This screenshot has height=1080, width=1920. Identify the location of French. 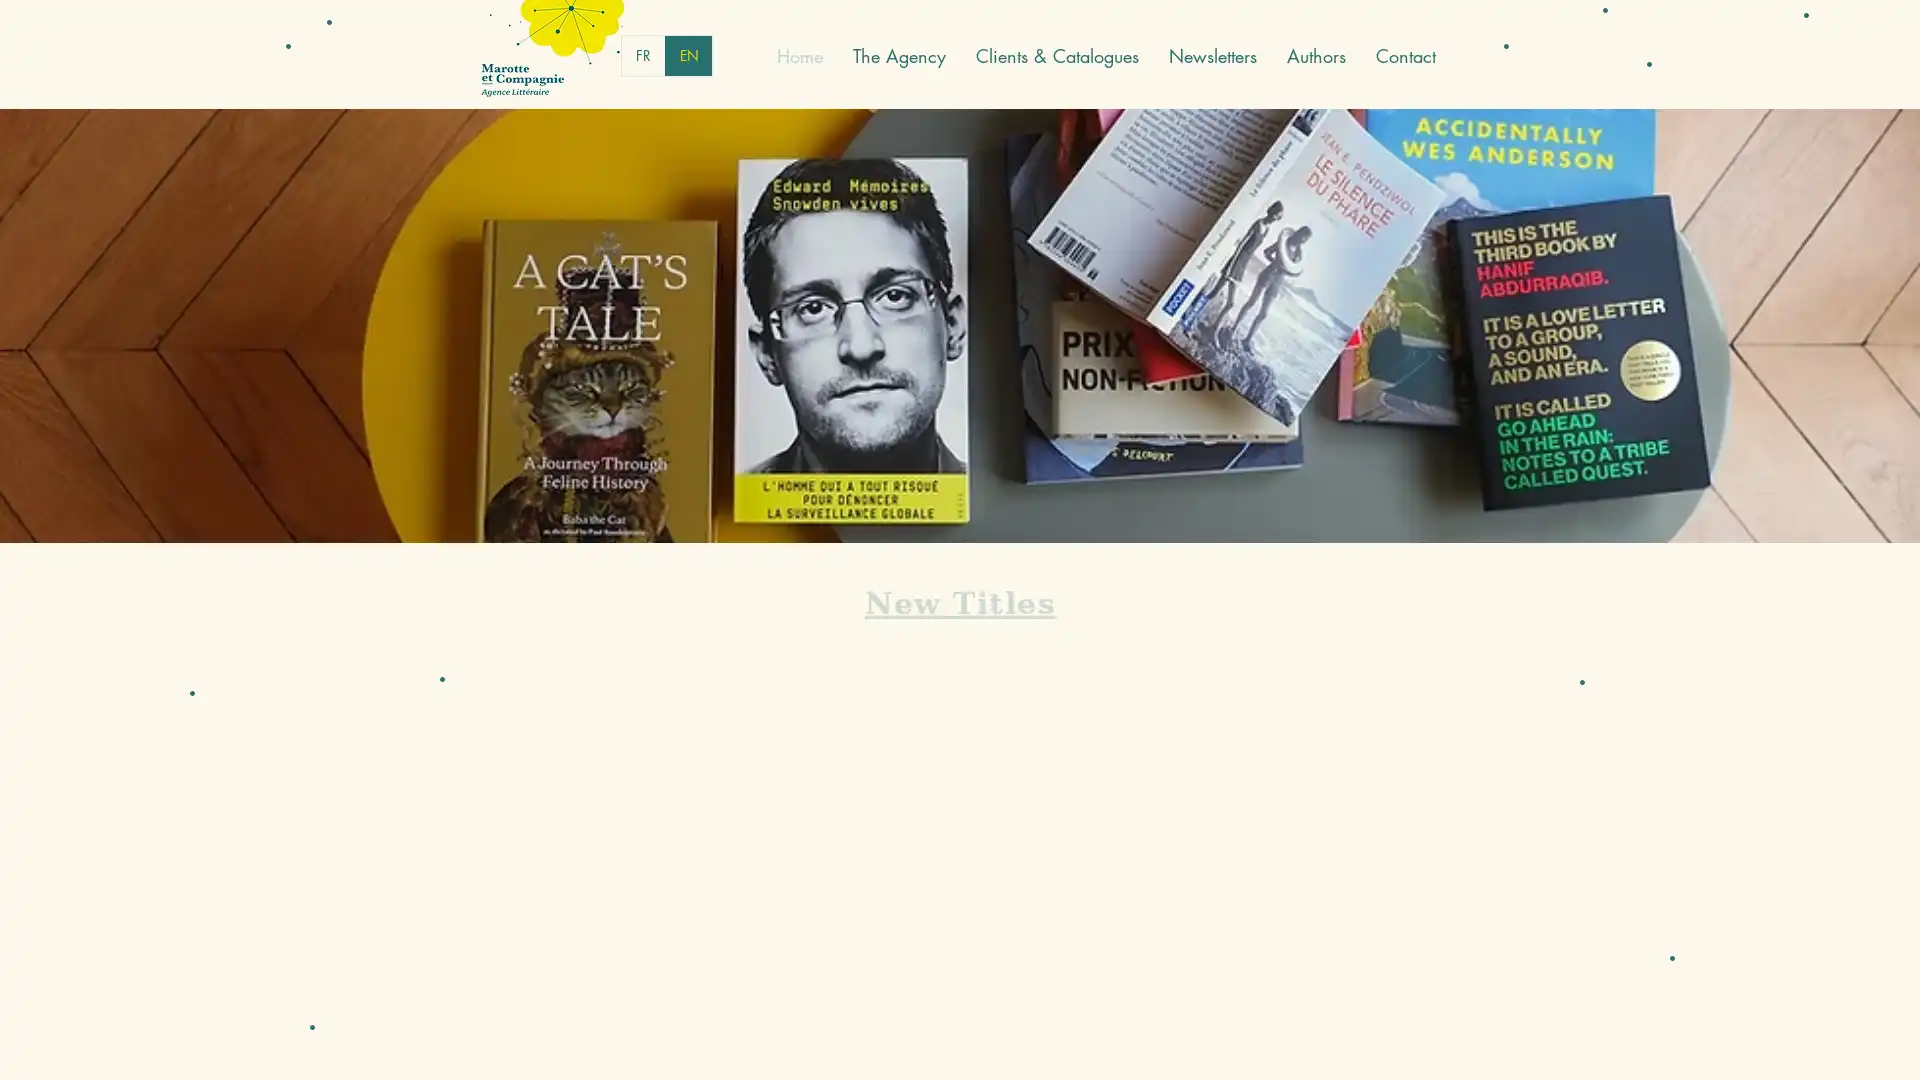
(667, 55).